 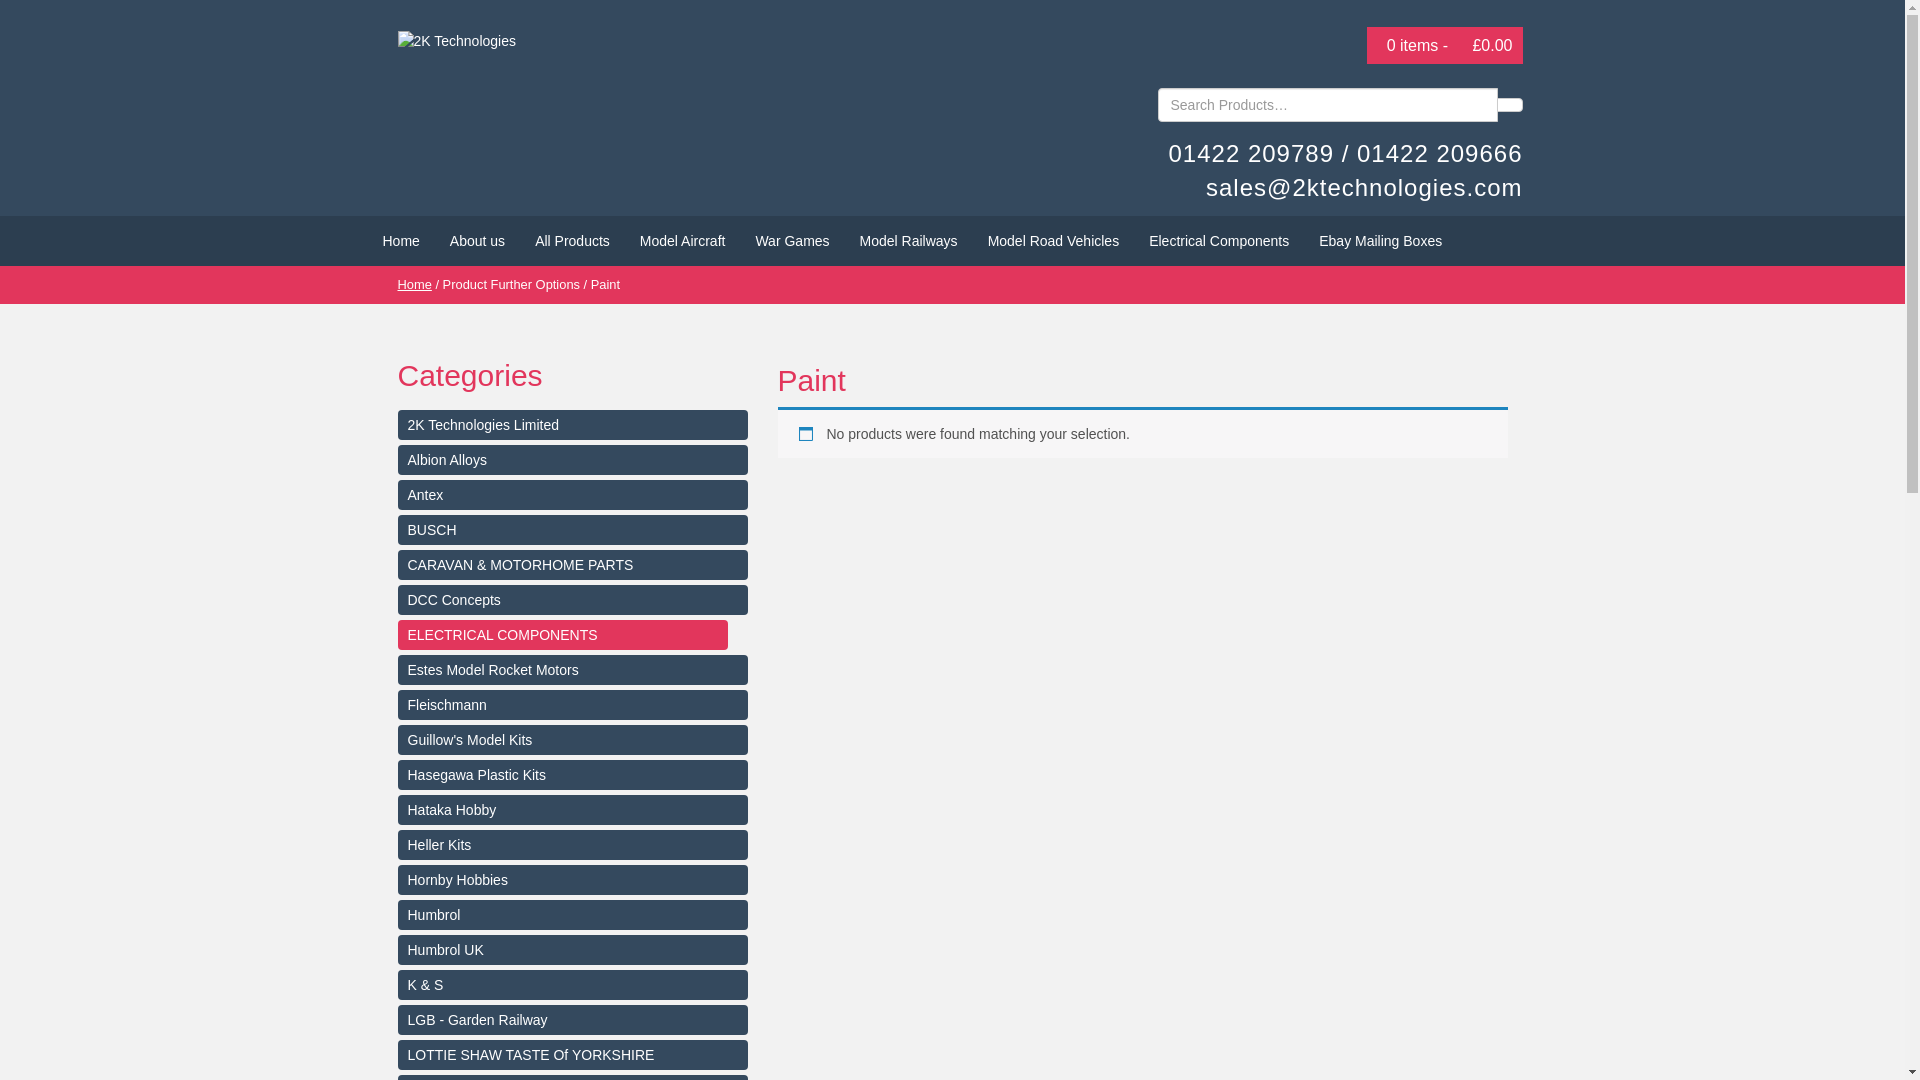 I want to click on 'Search', so click(x=1508, y=104).